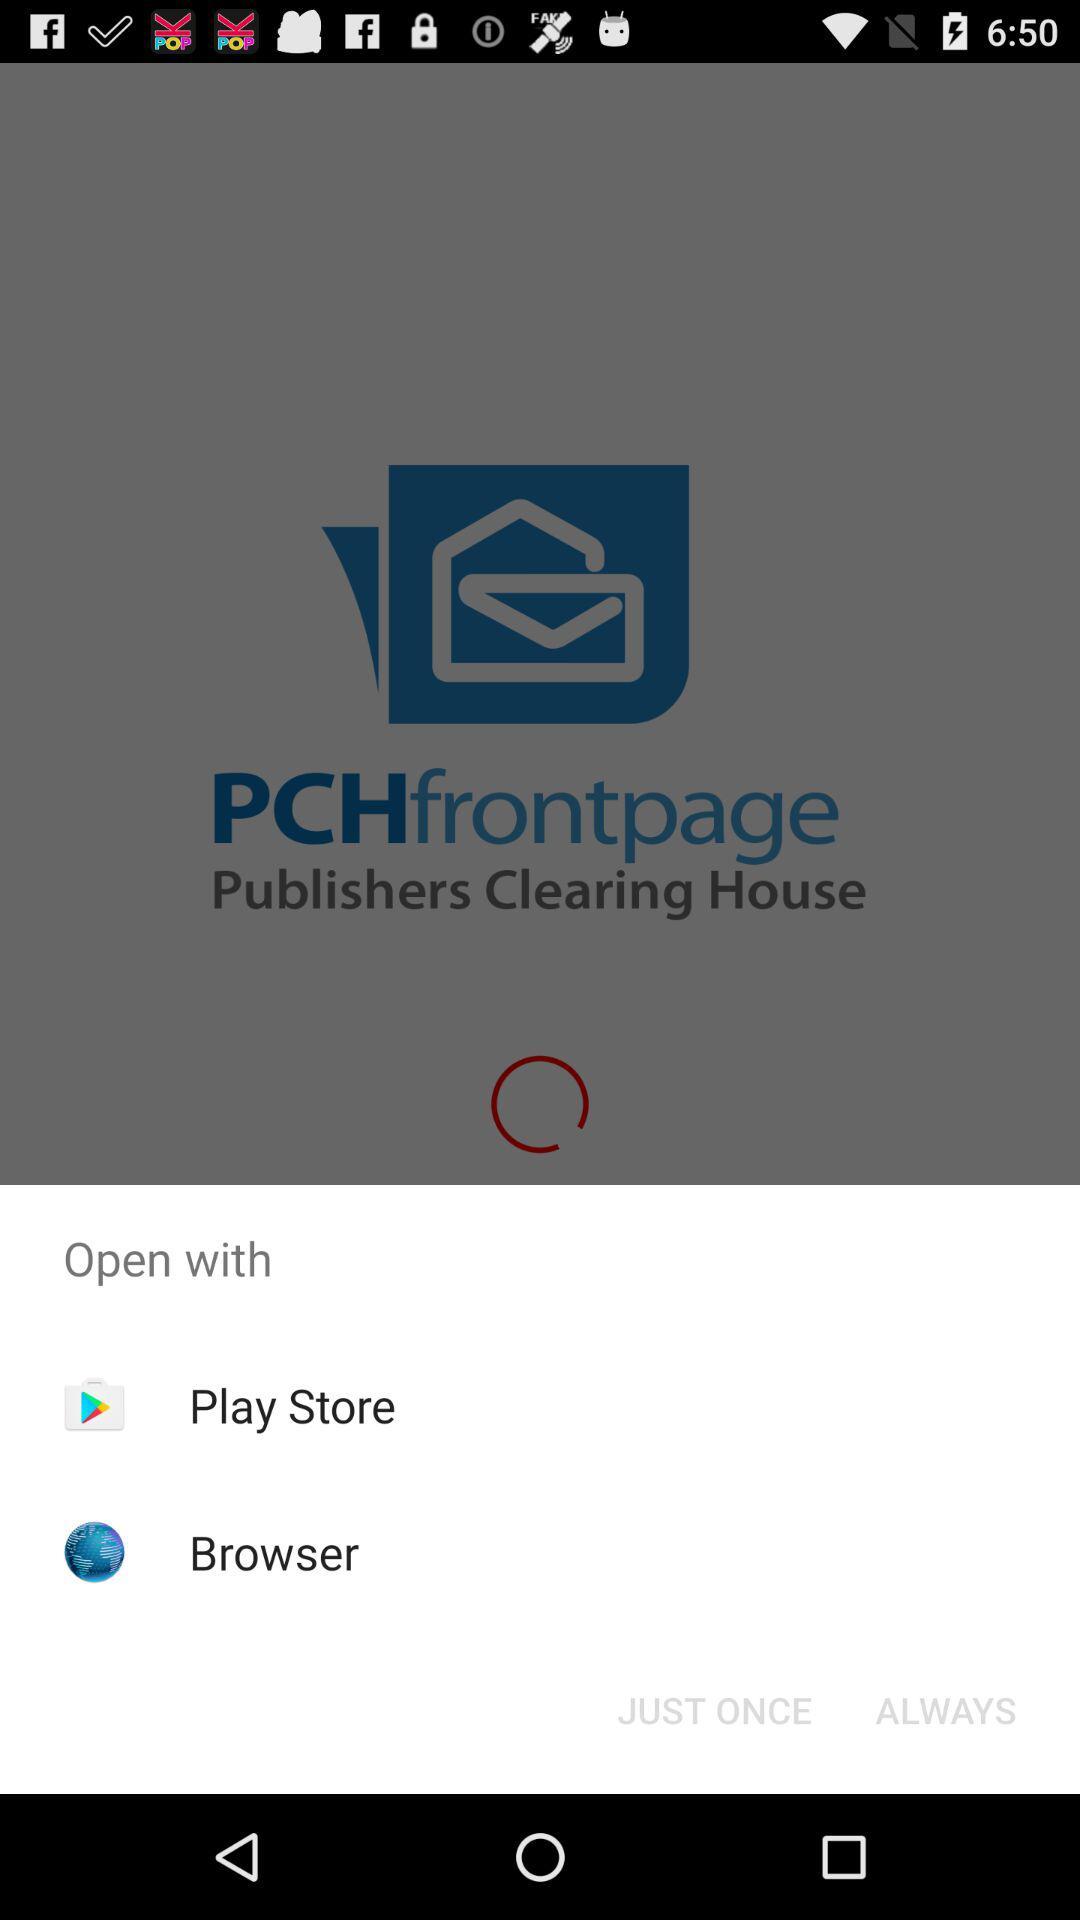 This screenshot has height=1920, width=1080. What do you see at coordinates (945, 1708) in the screenshot?
I see `the always` at bounding box center [945, 1708].